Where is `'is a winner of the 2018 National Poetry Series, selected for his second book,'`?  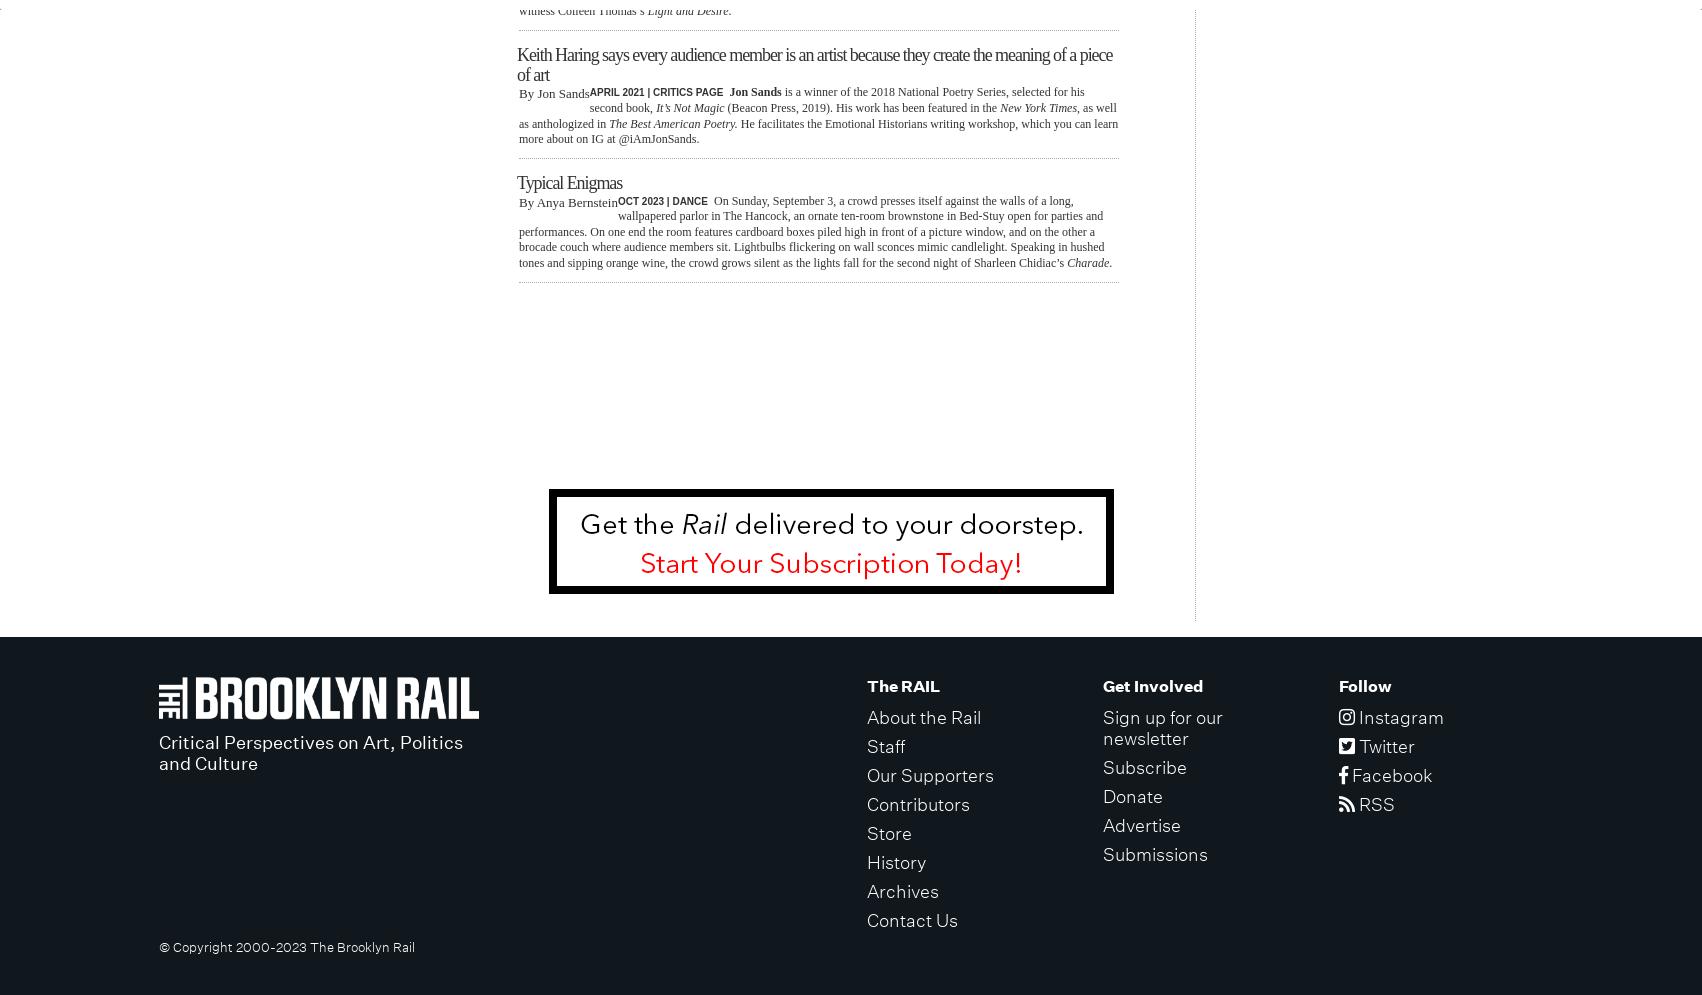
'is a winner of the 2018 National Poetry Series, selected for his second book,' is located at coordinates (835, 99).